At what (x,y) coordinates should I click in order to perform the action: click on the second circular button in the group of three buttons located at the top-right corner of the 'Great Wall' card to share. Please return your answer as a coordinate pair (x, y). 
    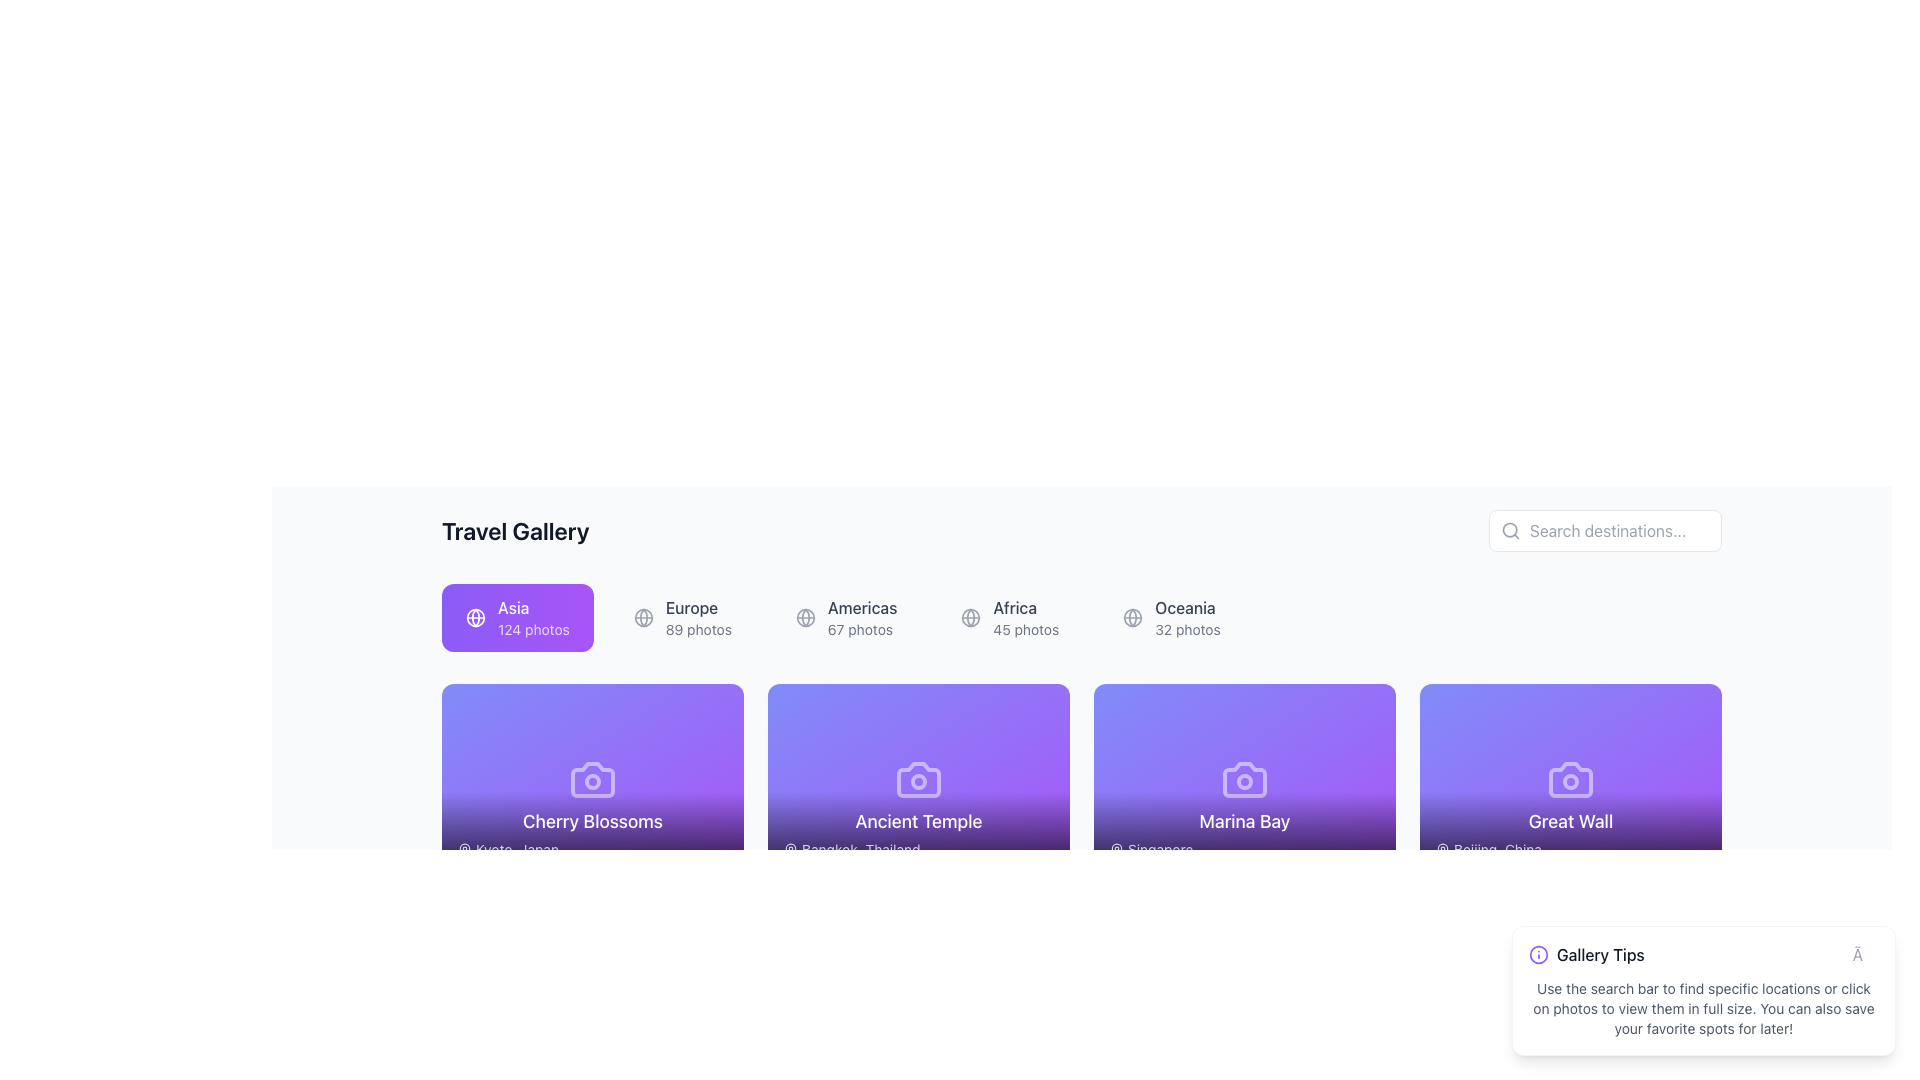
    Looking at the image, I should click on (1646, 716).